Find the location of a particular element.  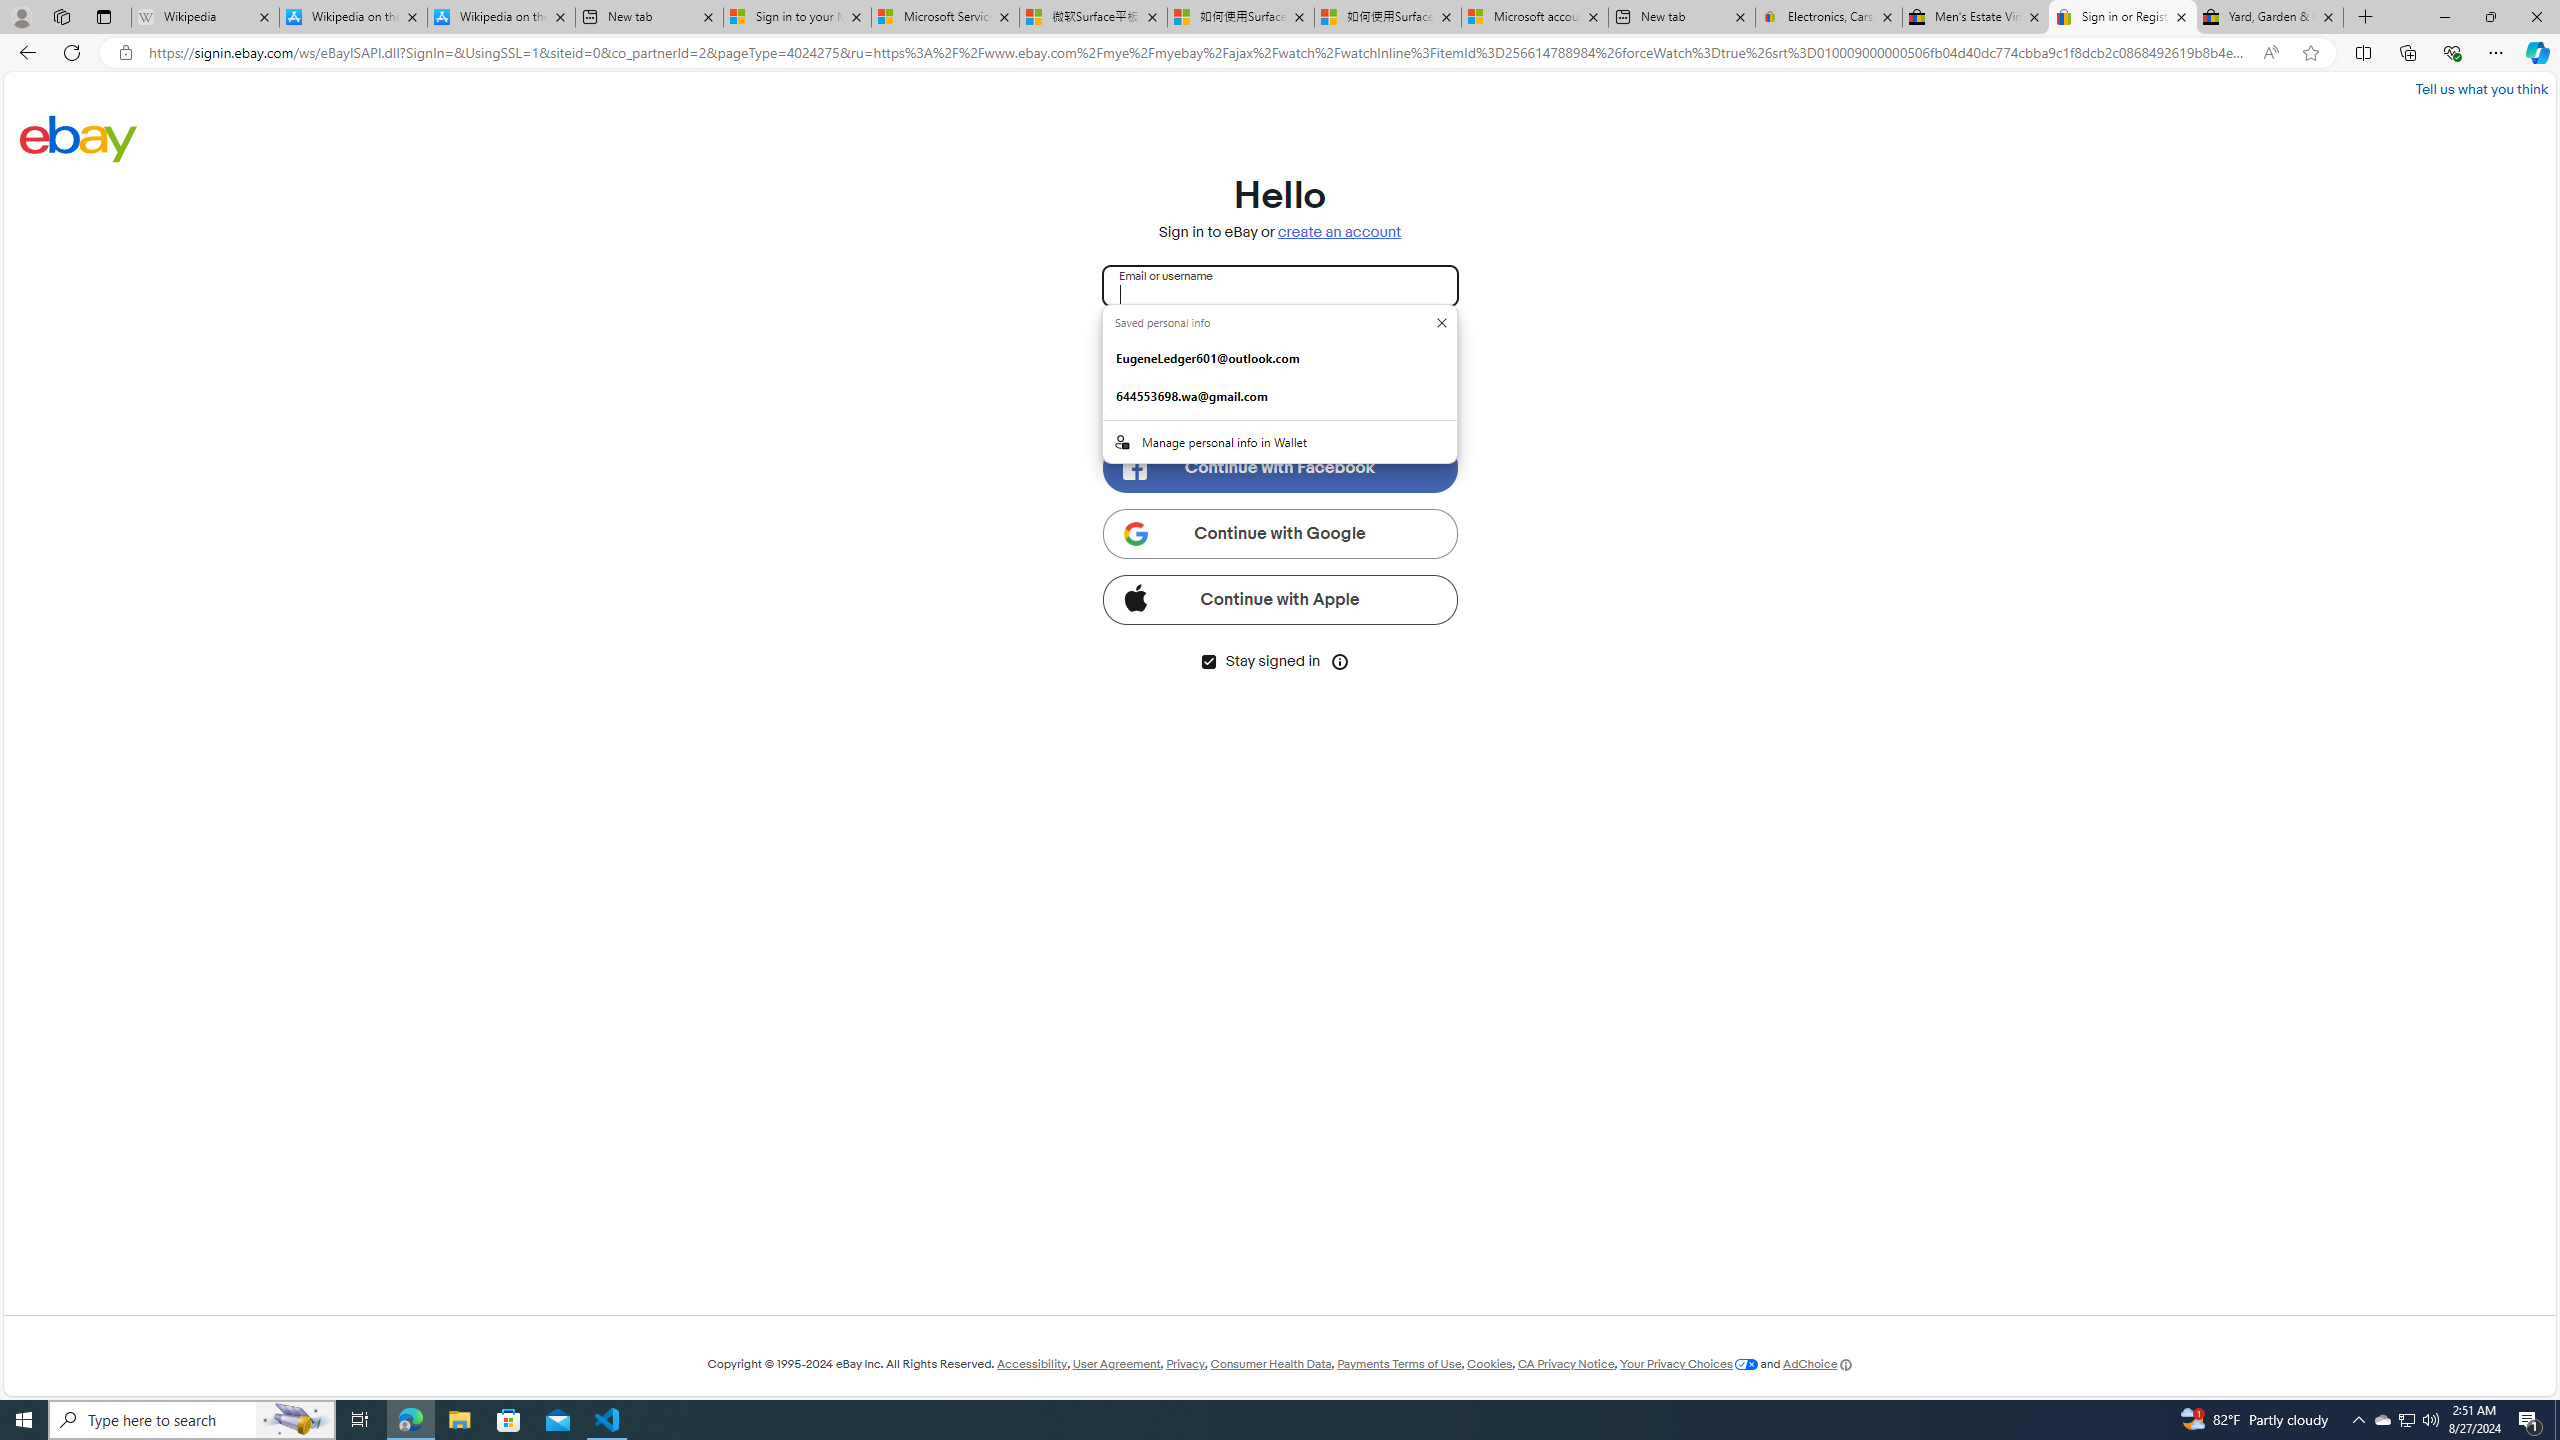

'Consumer Health Data' is located at coordinates (1271, 1363).